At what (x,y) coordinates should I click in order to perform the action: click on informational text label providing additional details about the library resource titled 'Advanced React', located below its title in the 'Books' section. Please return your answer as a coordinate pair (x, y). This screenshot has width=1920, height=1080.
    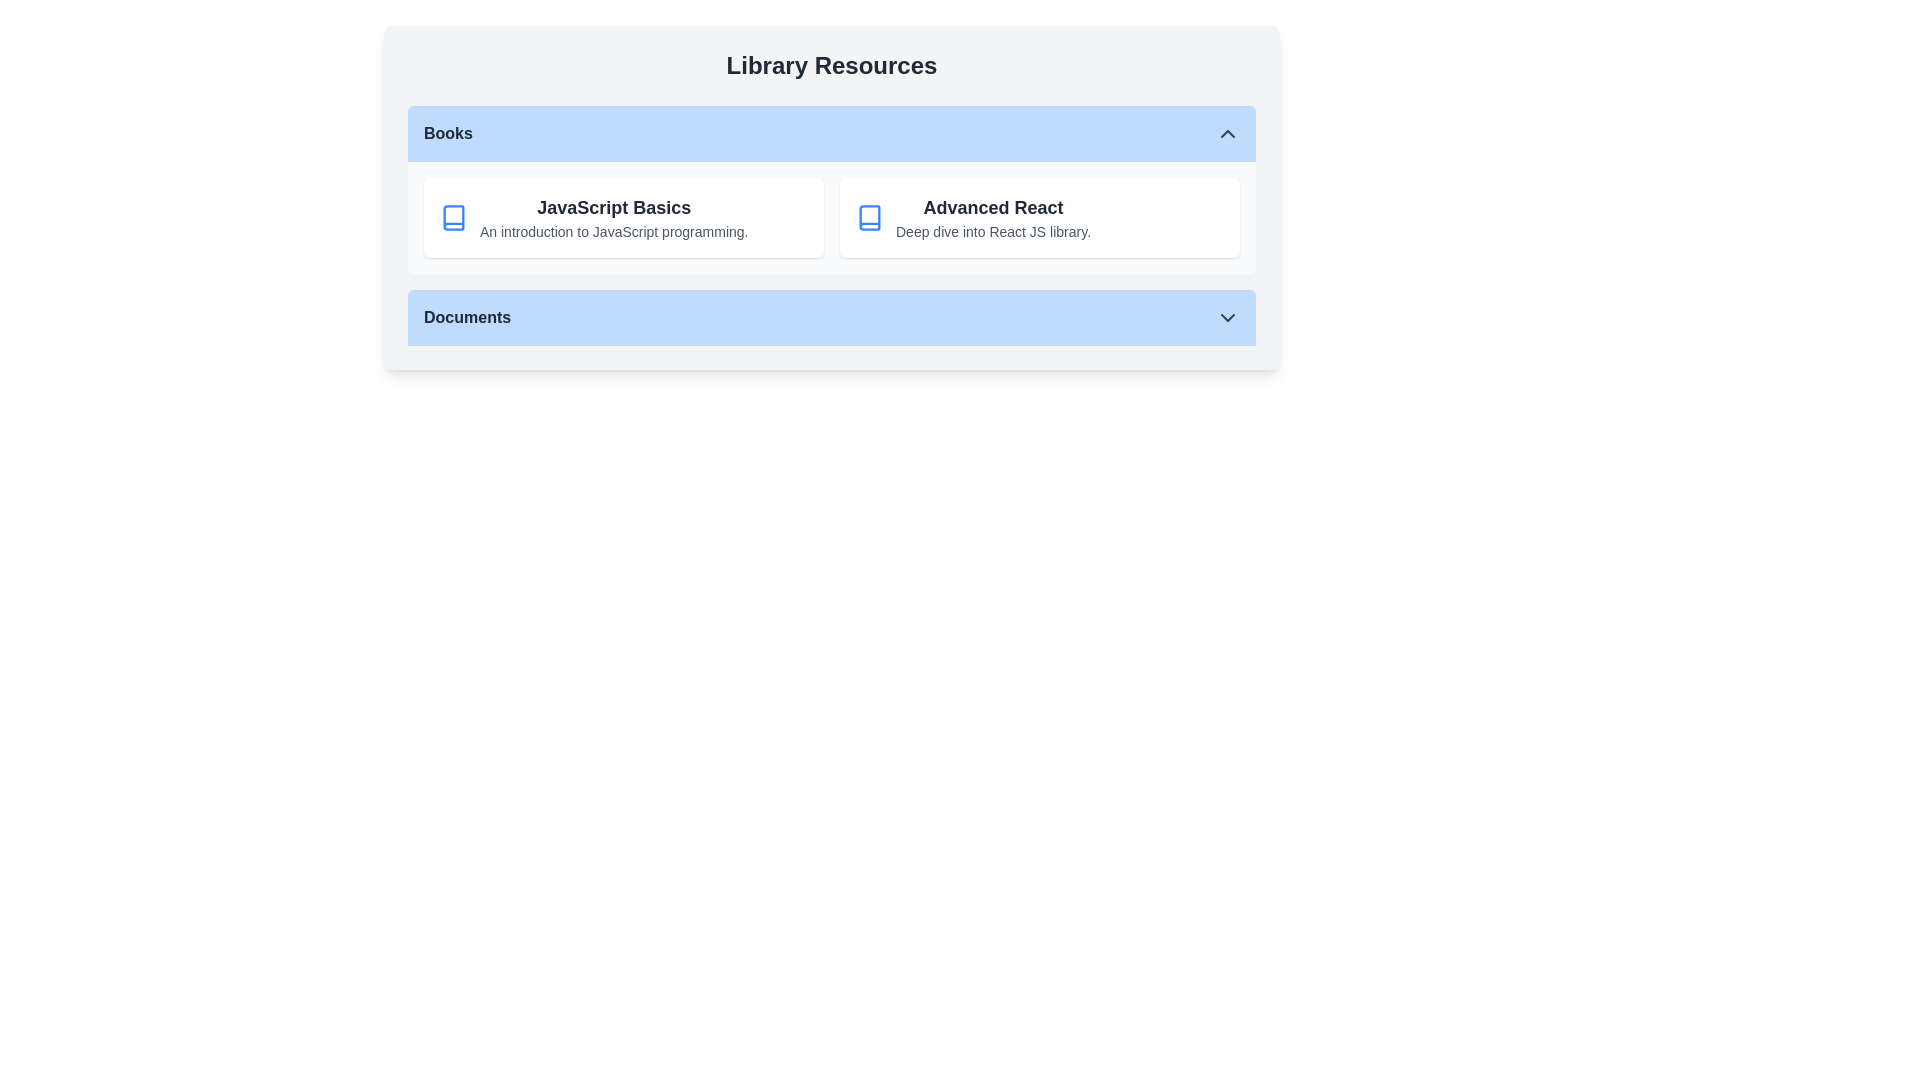
    Looking at the image, I should click on (993, 230).